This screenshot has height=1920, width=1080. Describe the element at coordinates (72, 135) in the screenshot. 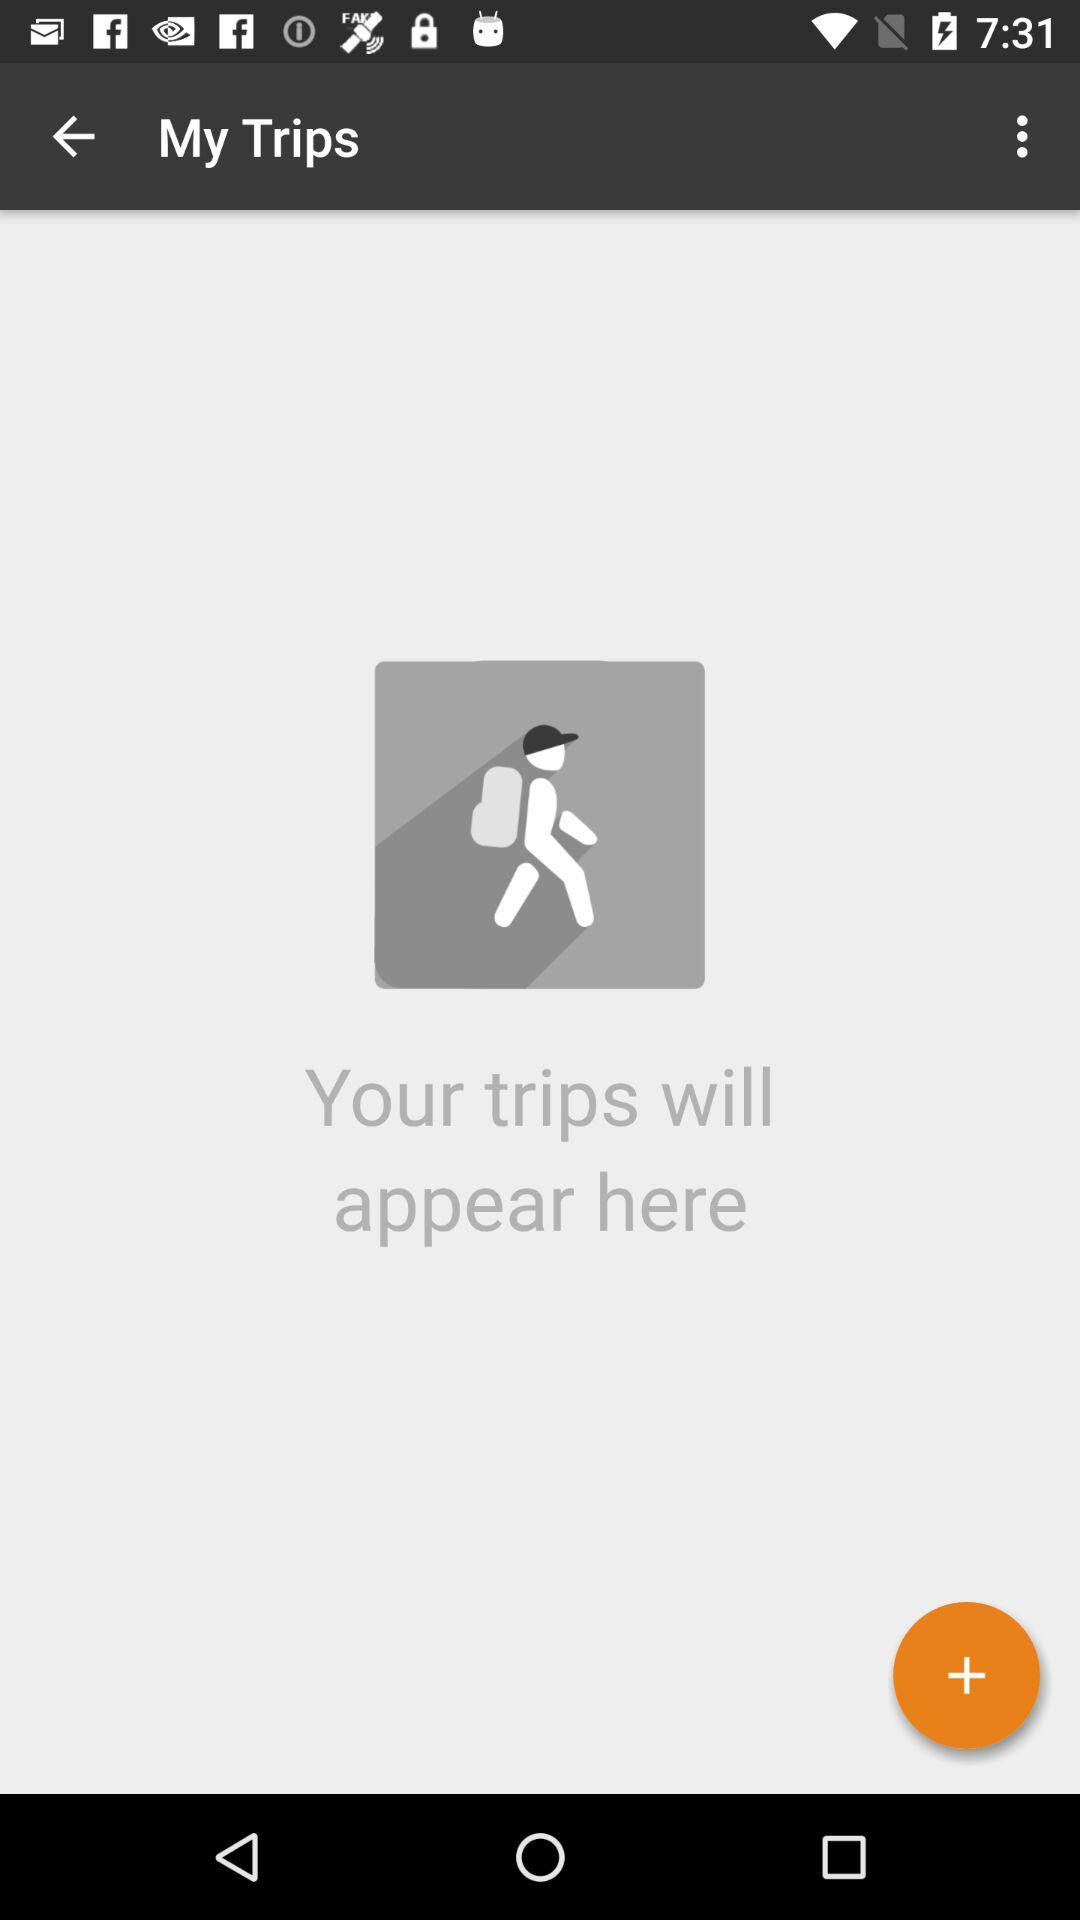

I see `icon to the left of the my trips icon` at that location.